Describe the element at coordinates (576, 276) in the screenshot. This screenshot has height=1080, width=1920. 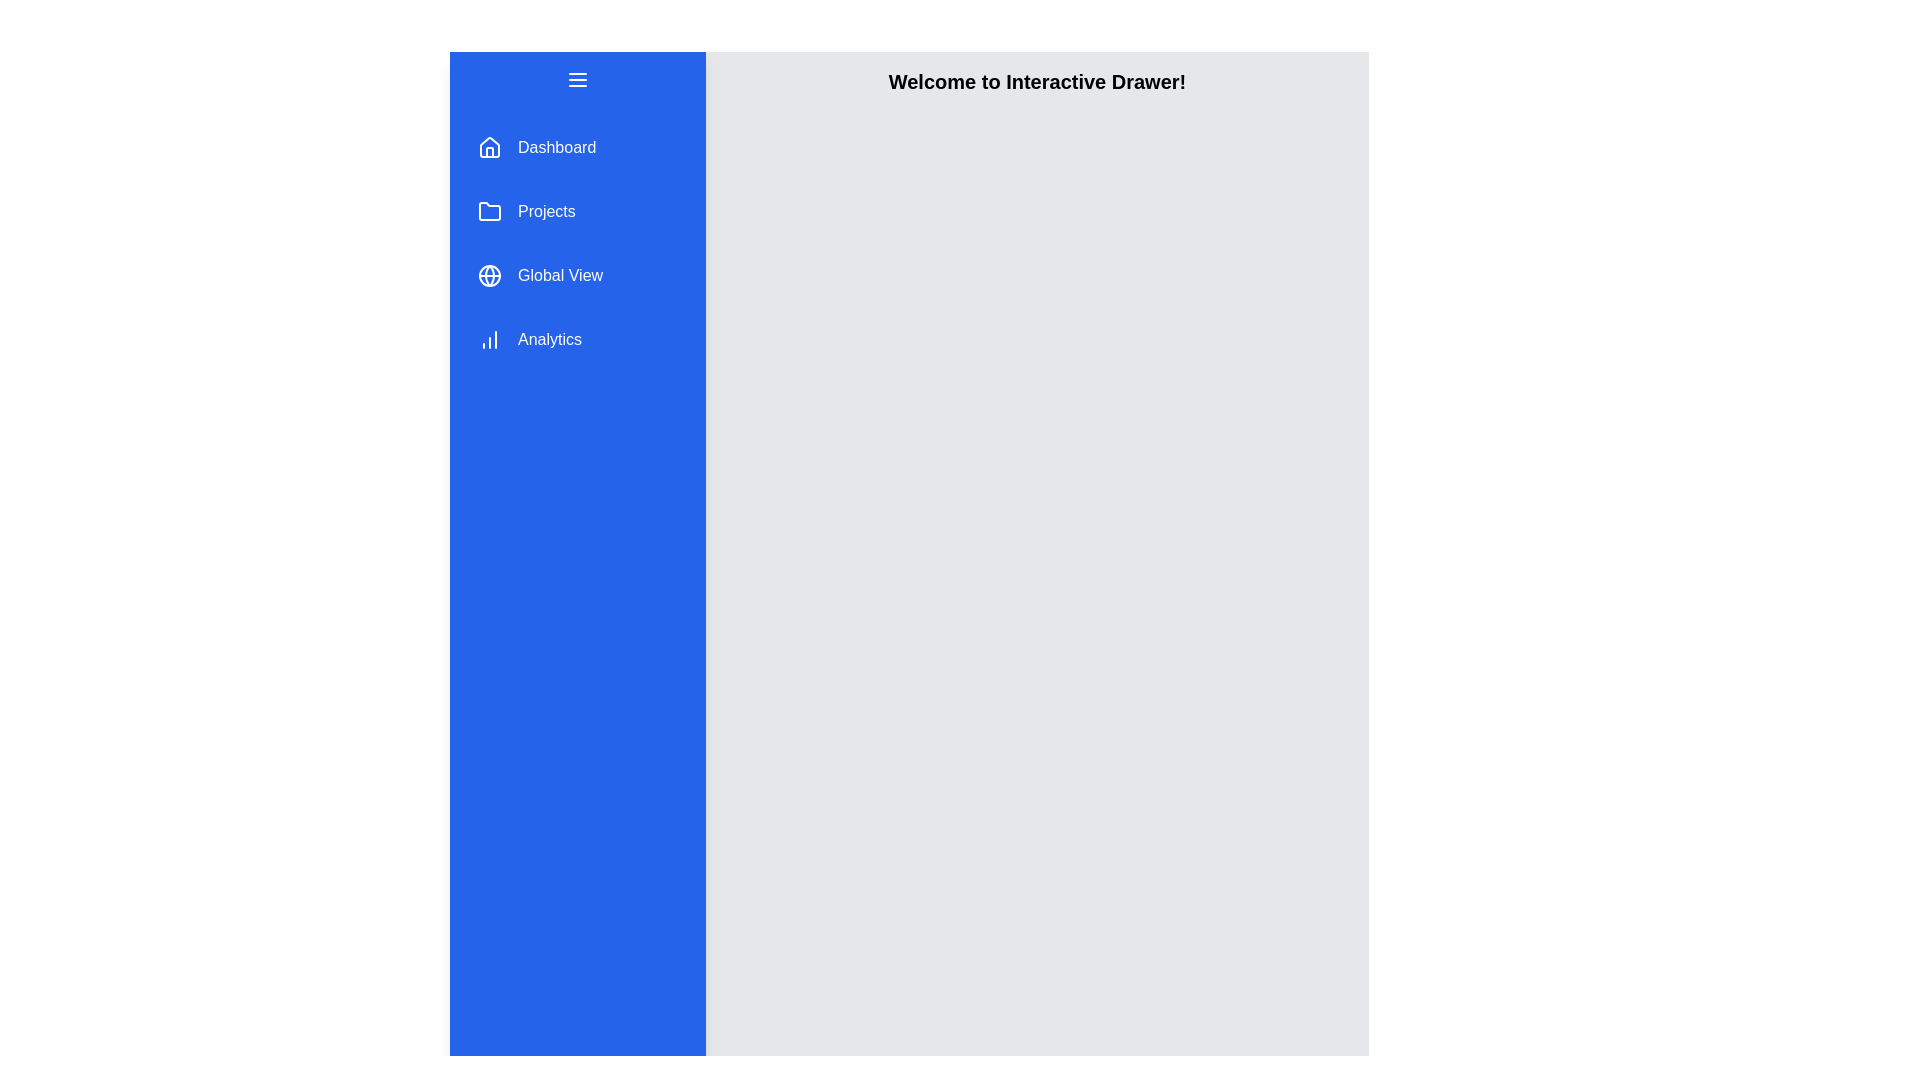
I see `the menu item Global View in the drawer` at that location.